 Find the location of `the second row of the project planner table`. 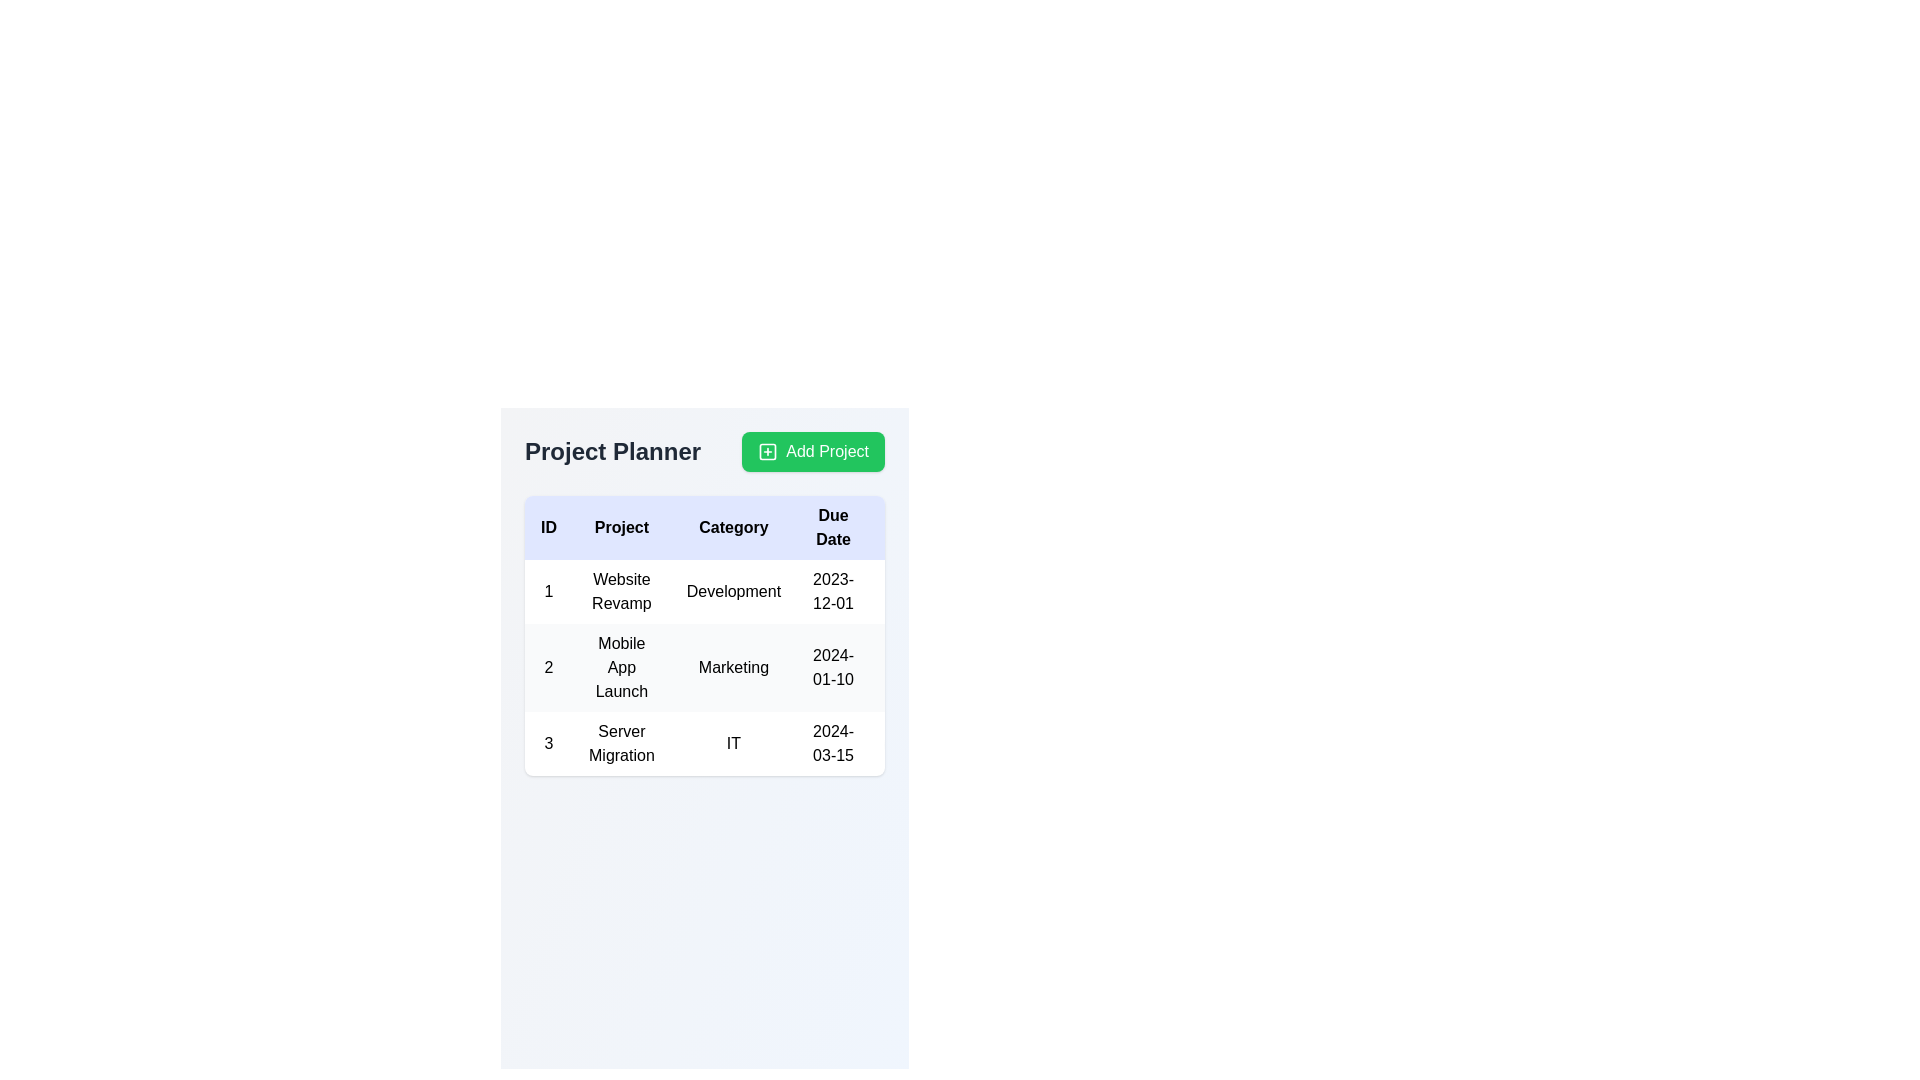

the second row of the project planner table is located at coordinates (811, 667).